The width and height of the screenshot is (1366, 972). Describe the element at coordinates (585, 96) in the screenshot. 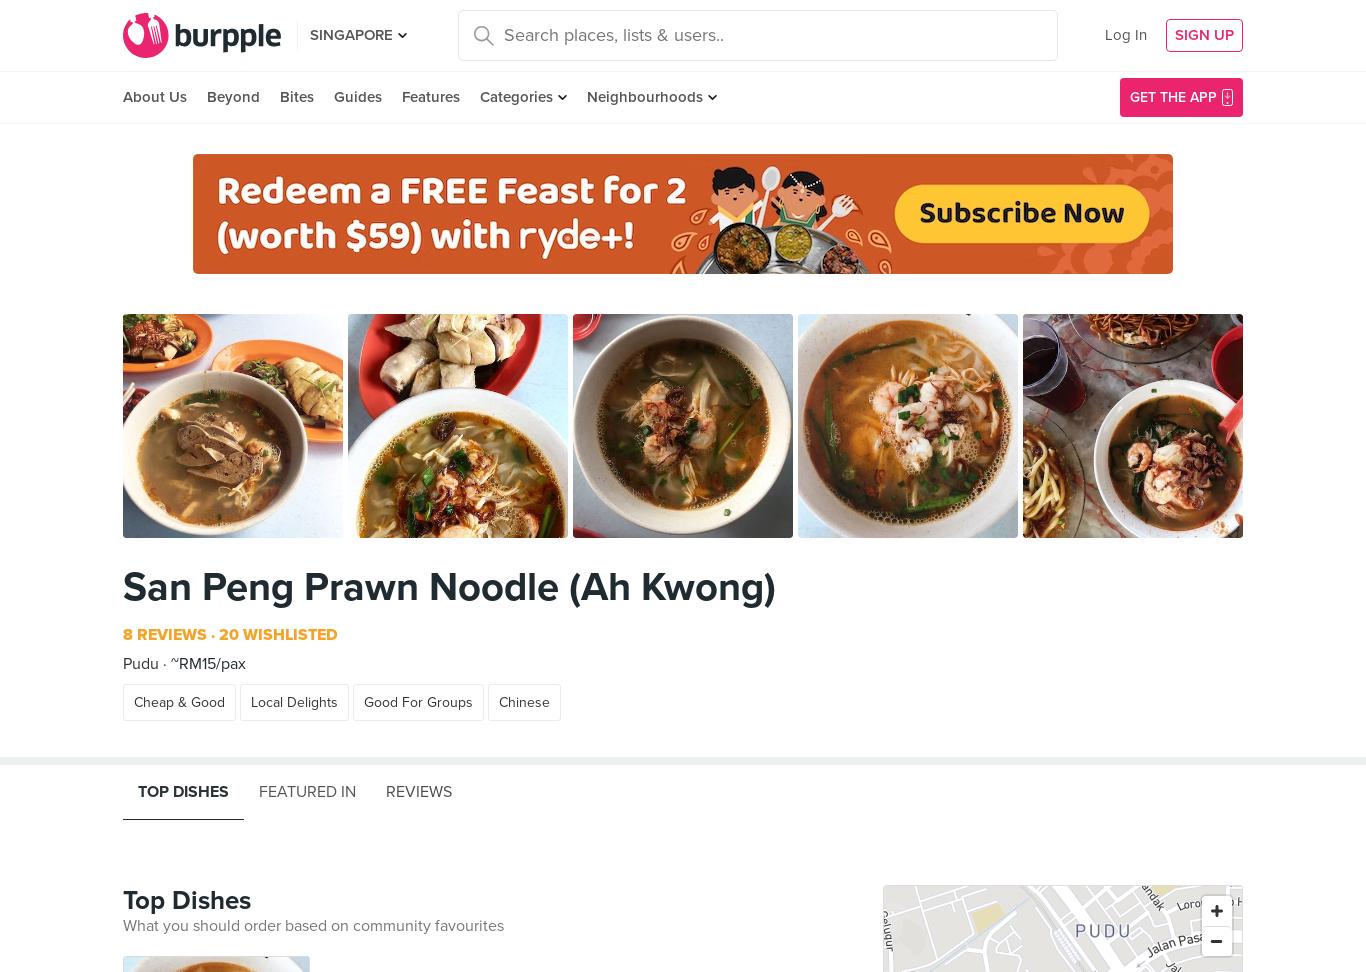

I see `'Neighbourhoods'` at that location.